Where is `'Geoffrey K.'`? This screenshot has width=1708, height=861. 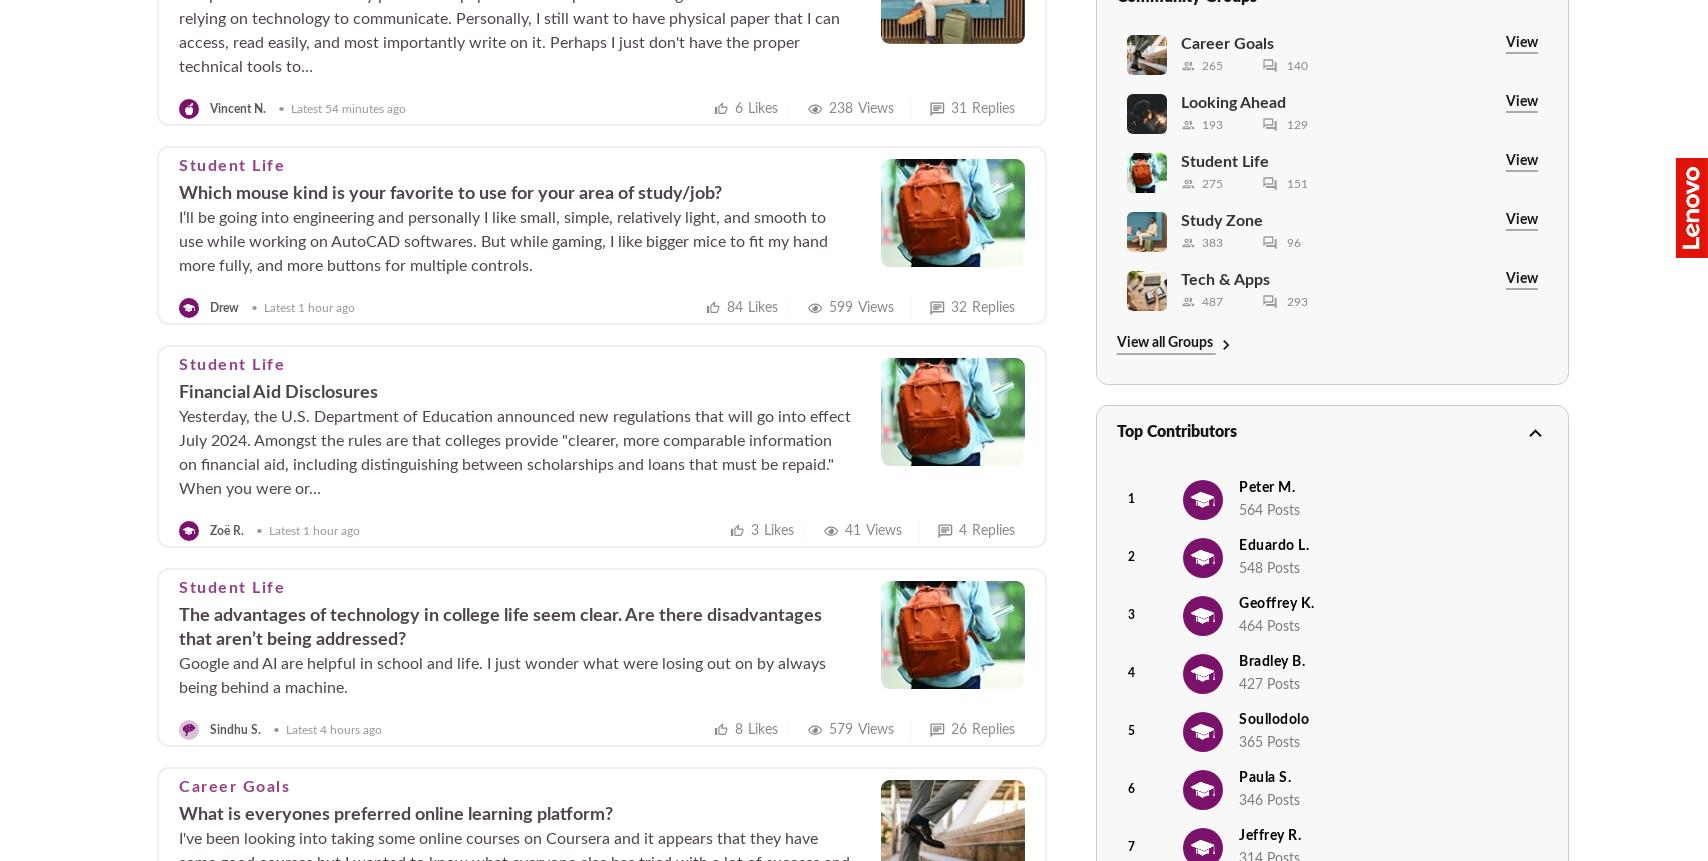
'Geoffrey K.' is located at coordinates (1276, 602).